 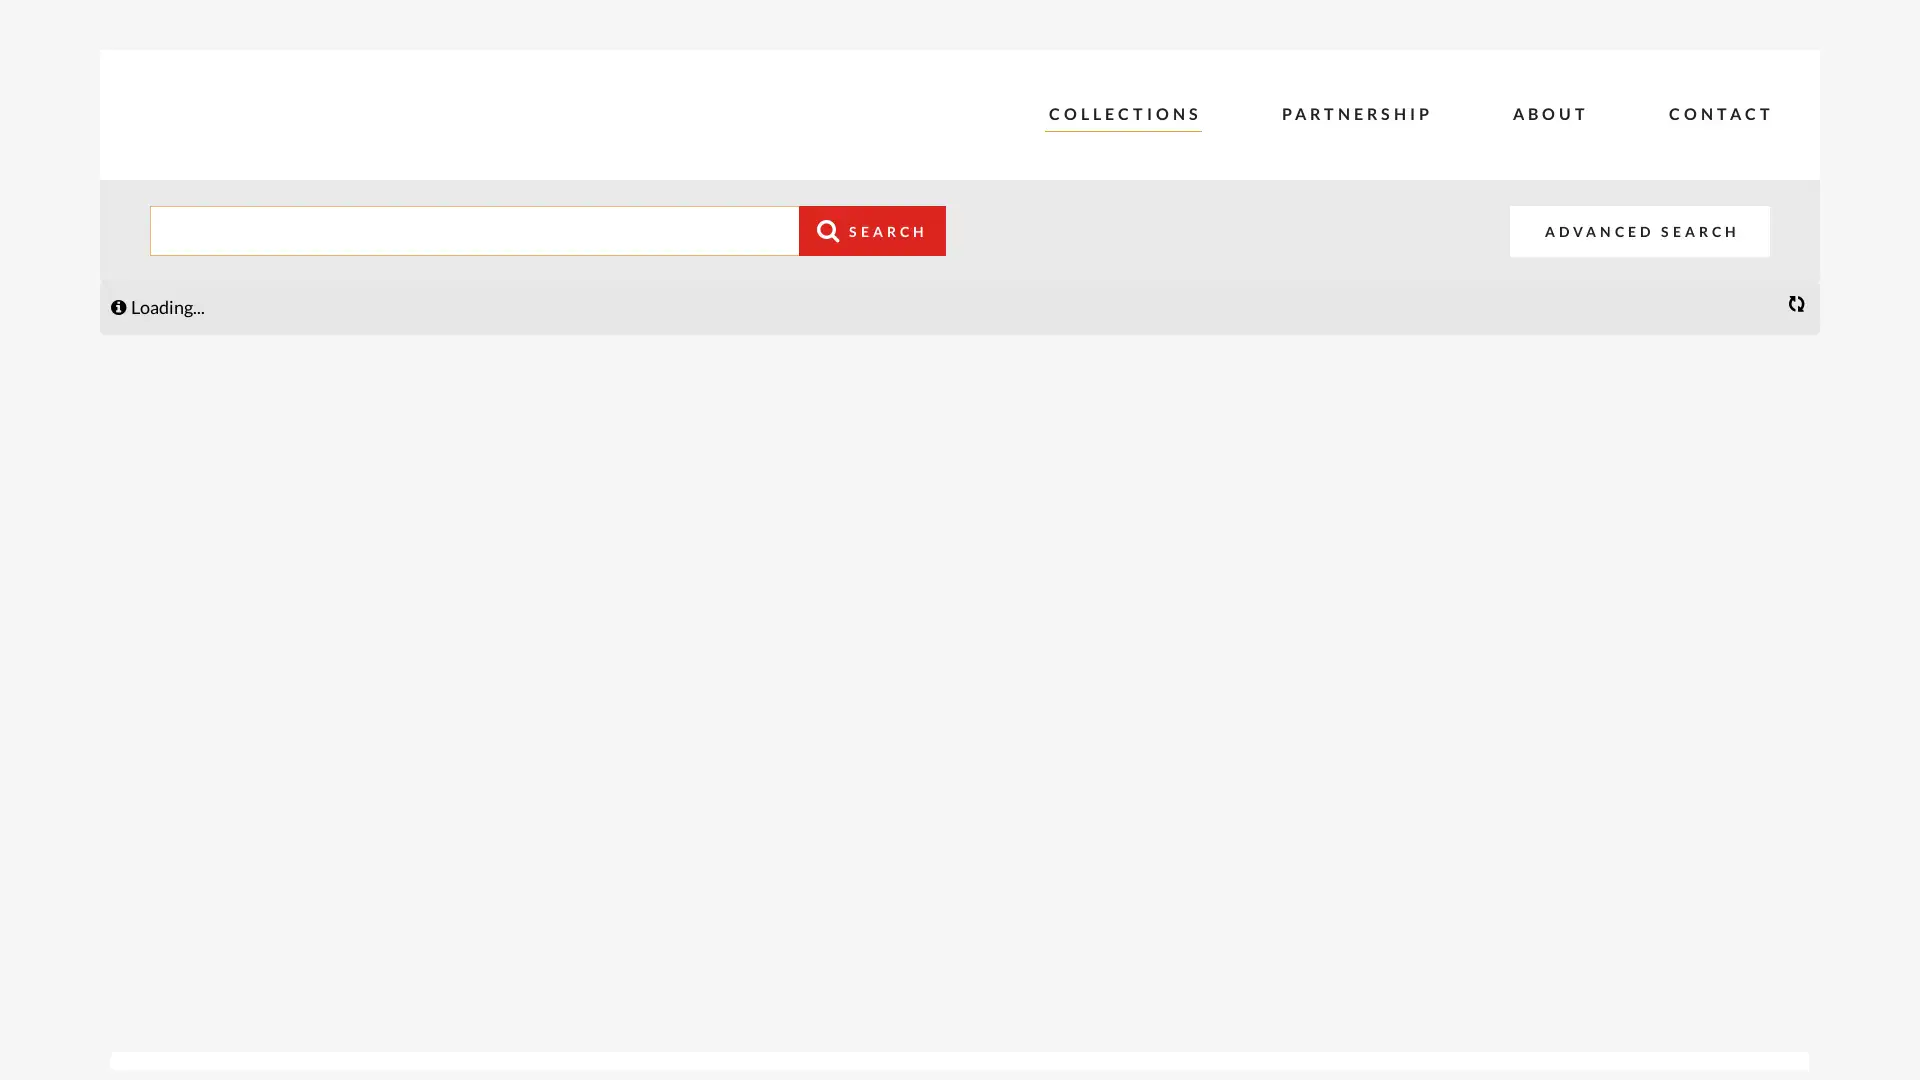 I want to click on Search, so click(x=872, y=230).